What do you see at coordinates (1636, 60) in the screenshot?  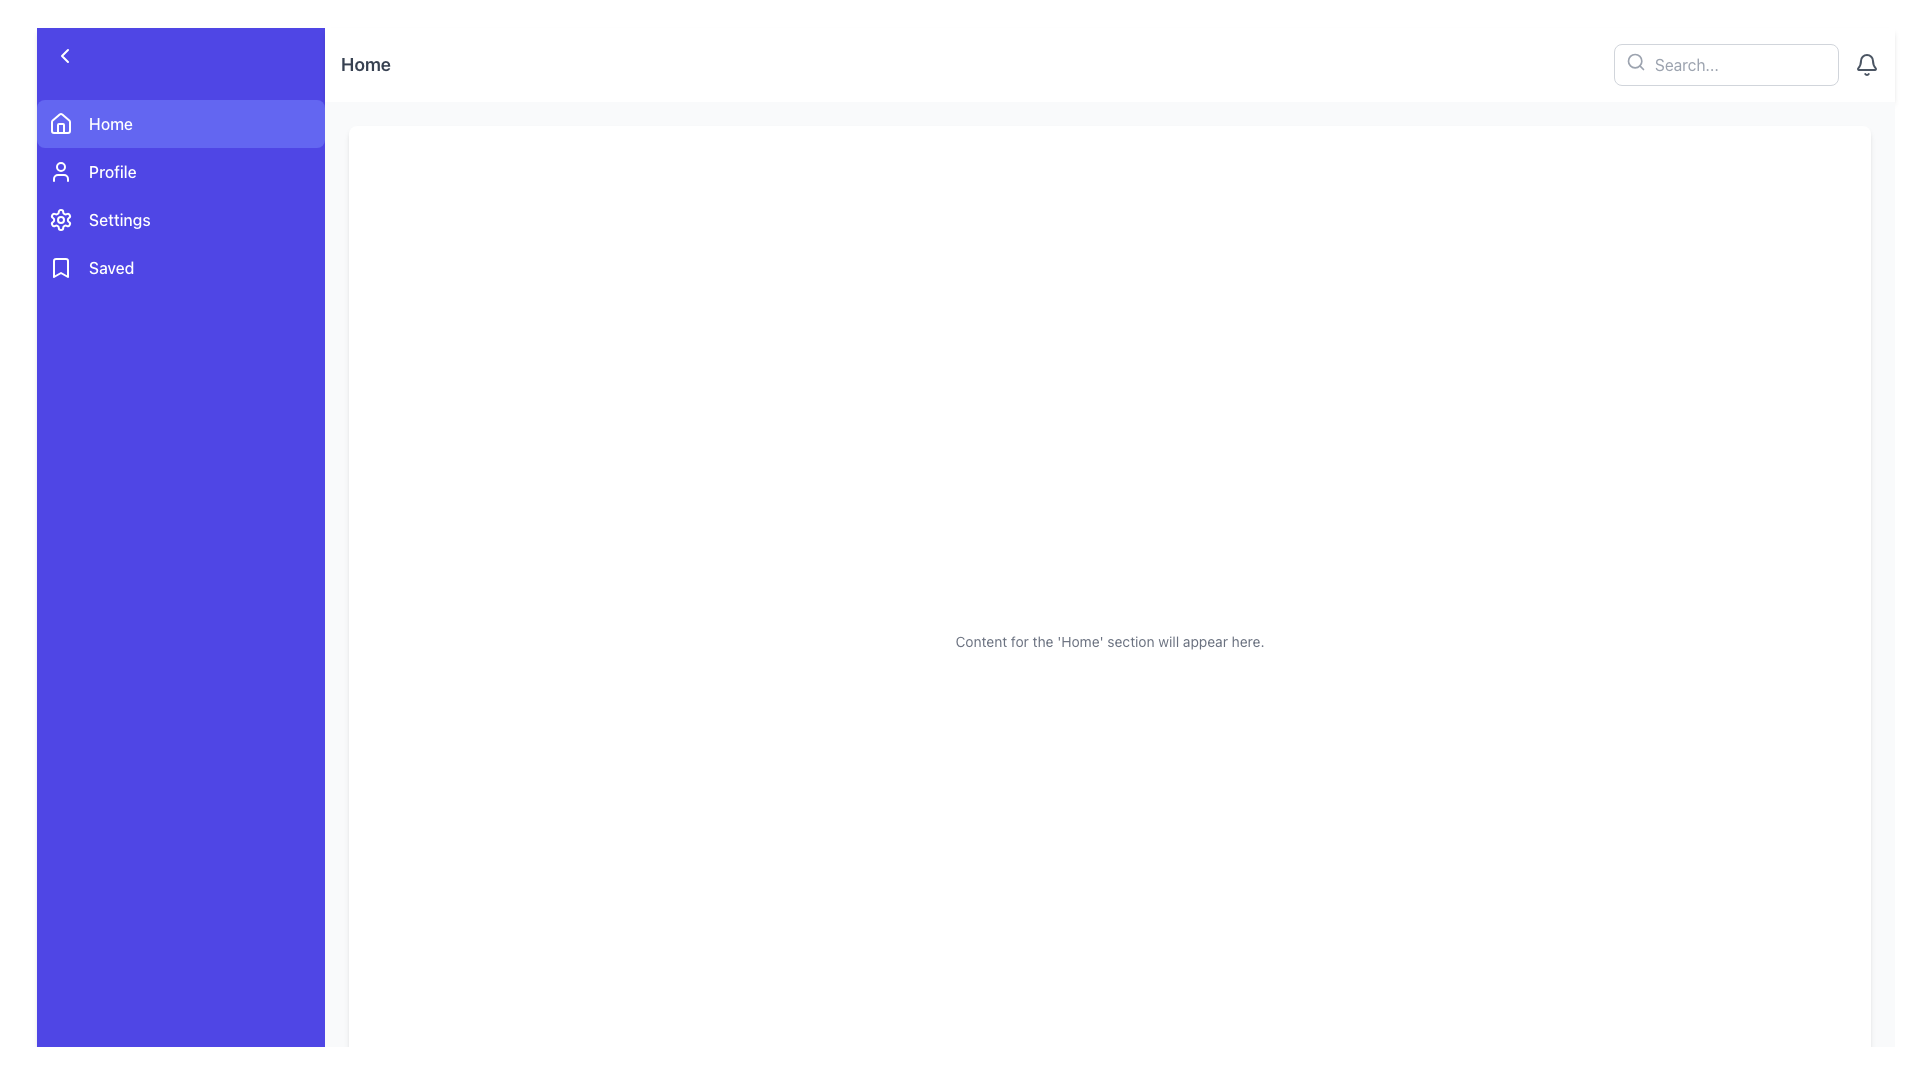 I see `the text input field associated with the magnifying glass icon located at the top-right side of the interface` at bounding box center [1636, 60].